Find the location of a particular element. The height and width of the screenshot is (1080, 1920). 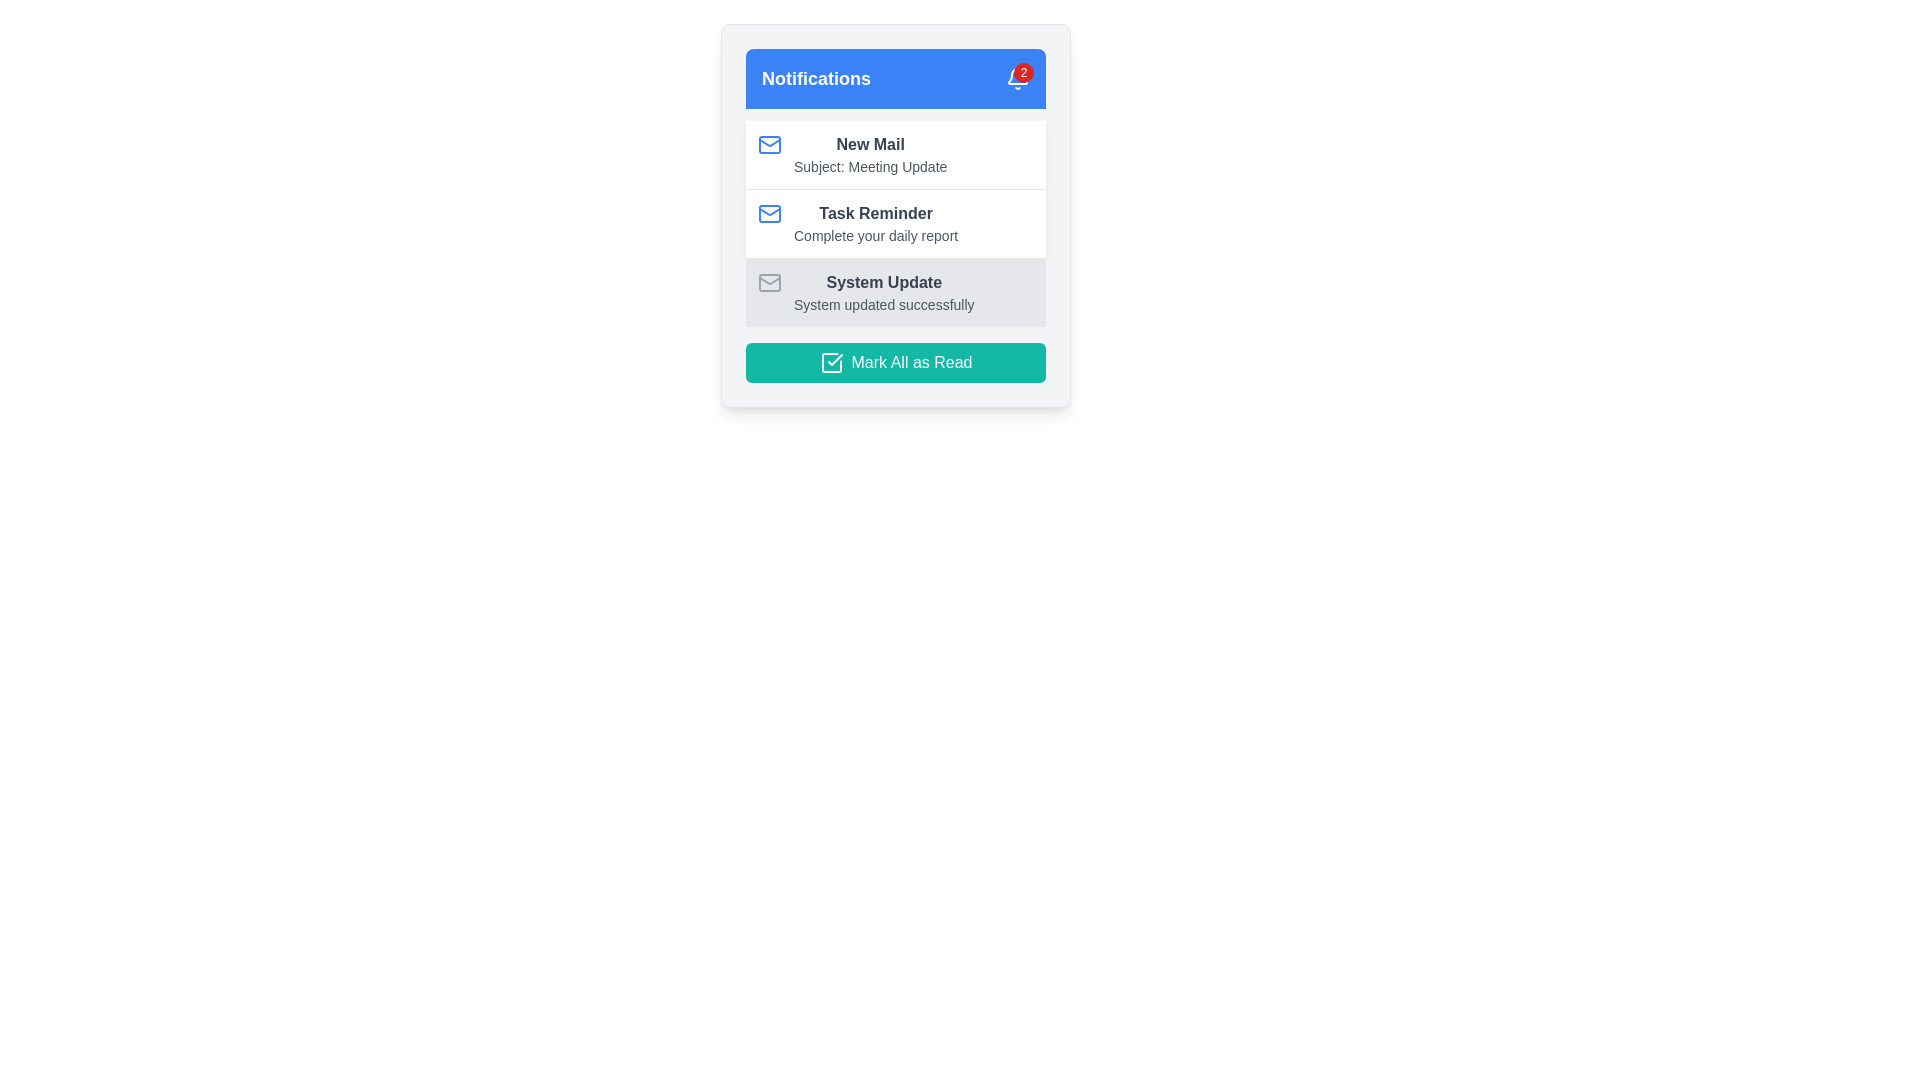

the second Notification item in the notification list, which features a blue mail icon on the left and the text 'Task Reminder' in bold with 'Complete your daily report' below it is located at coordinates (895, 223).